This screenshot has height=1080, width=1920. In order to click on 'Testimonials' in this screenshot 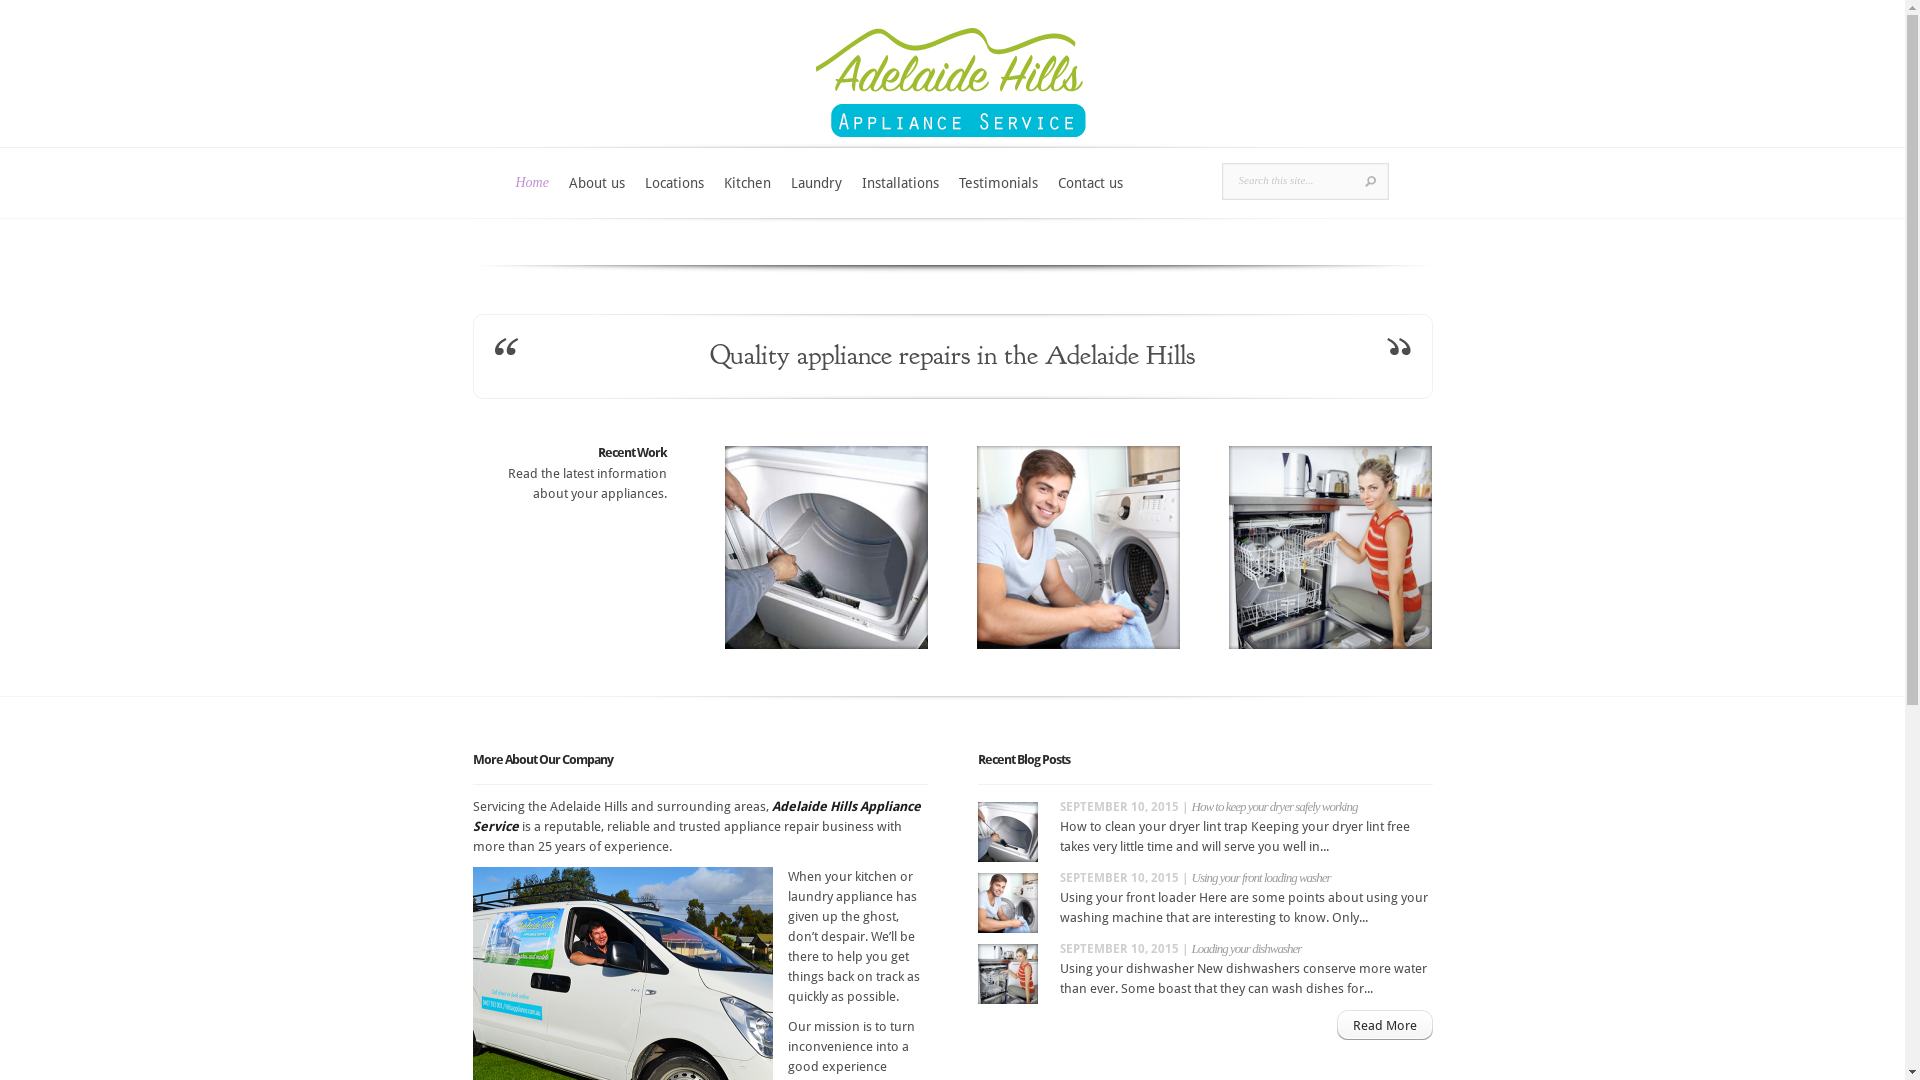, I will do `click(998, 195)`.